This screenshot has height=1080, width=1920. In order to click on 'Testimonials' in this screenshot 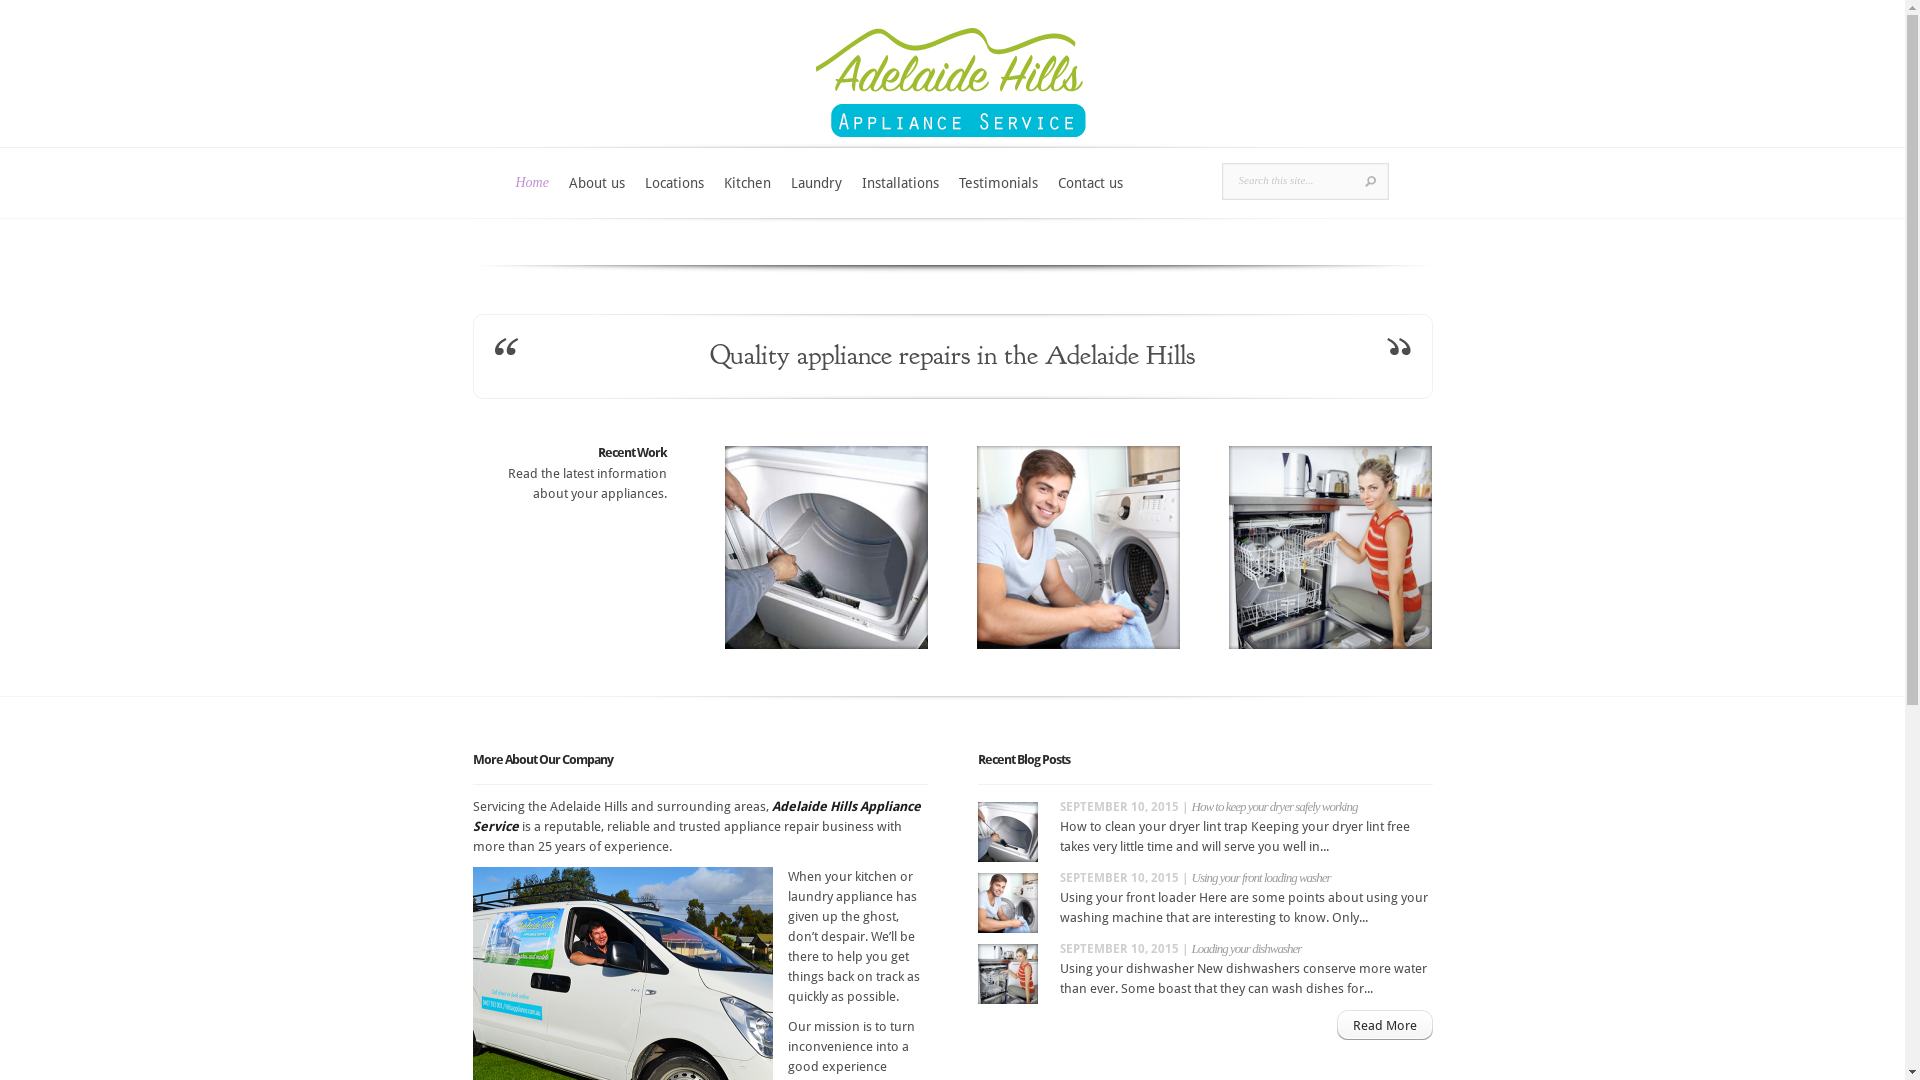, I will do `click(998, 195)`.